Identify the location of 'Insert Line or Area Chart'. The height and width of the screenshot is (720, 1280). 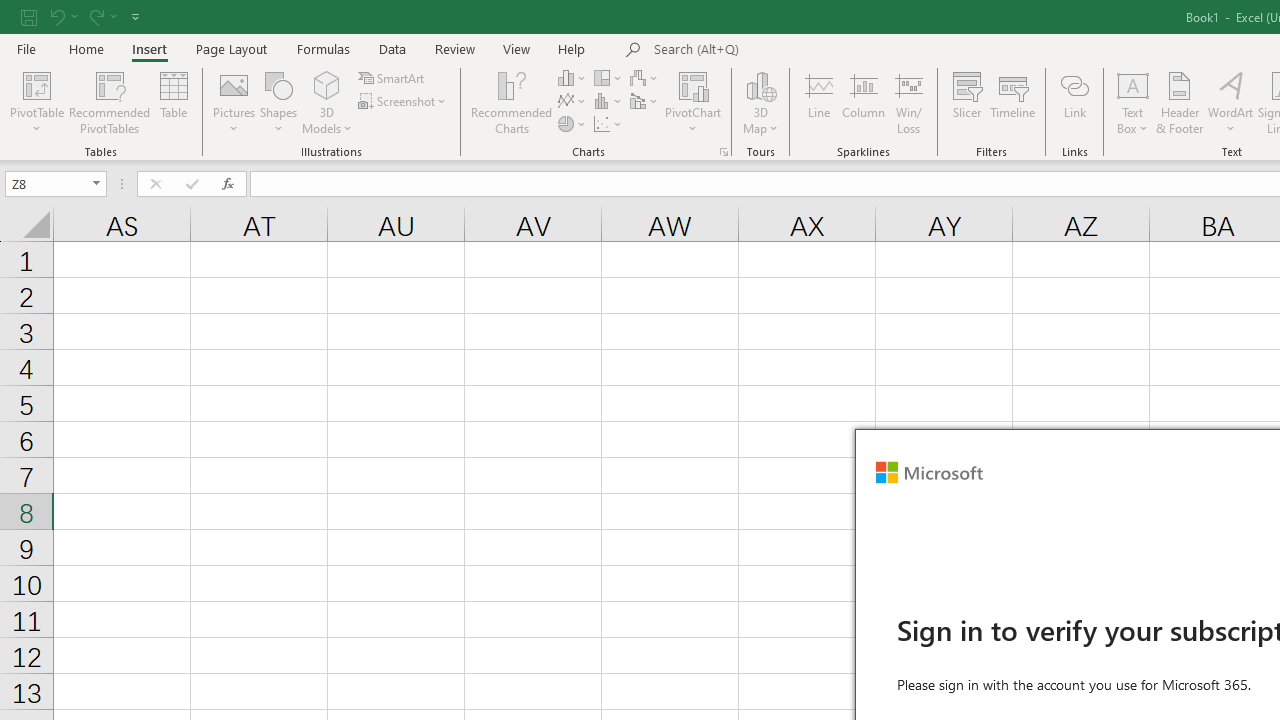
(572, 101).